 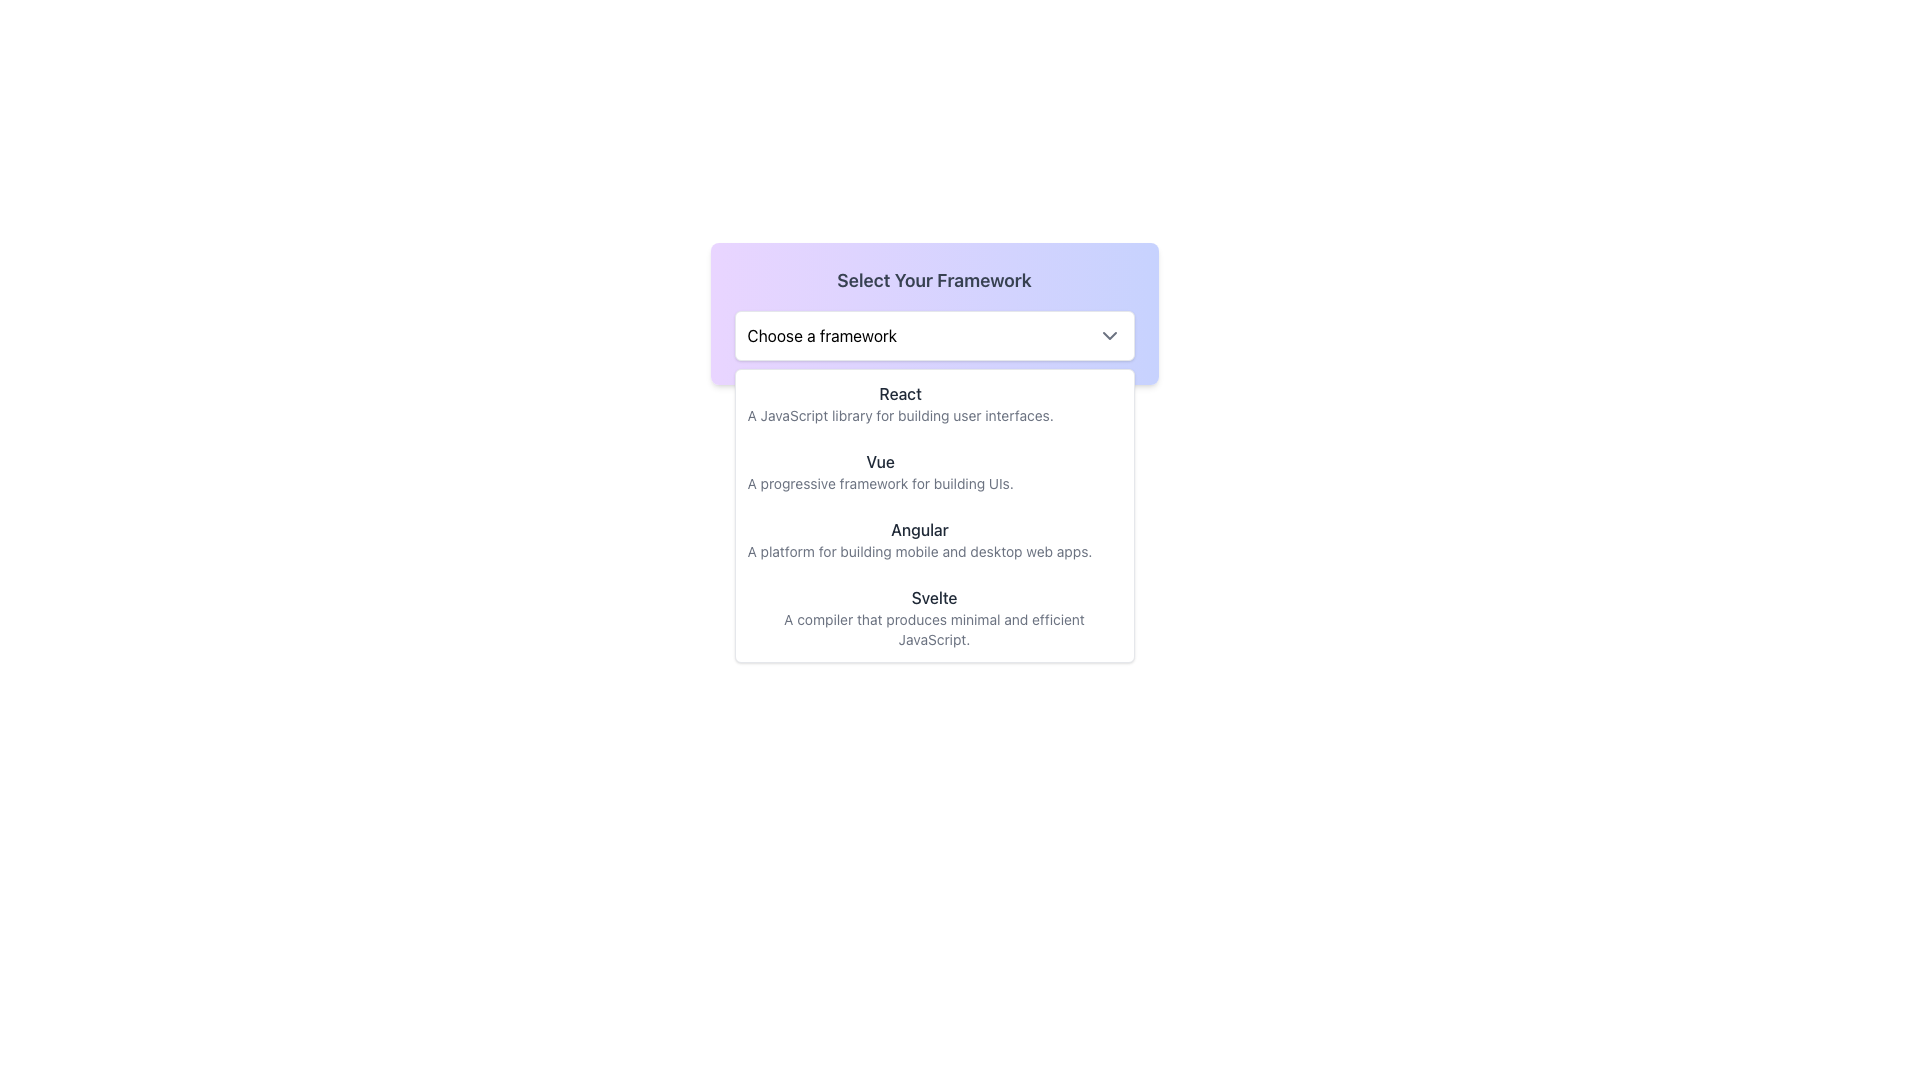 I want to click on the descriptive text label providing additional information about the 'Vue' framework, which is located below the bold text 'Vue' in the list of frameworks under the header 'Select Your Framework', so click(x=880, y=483).